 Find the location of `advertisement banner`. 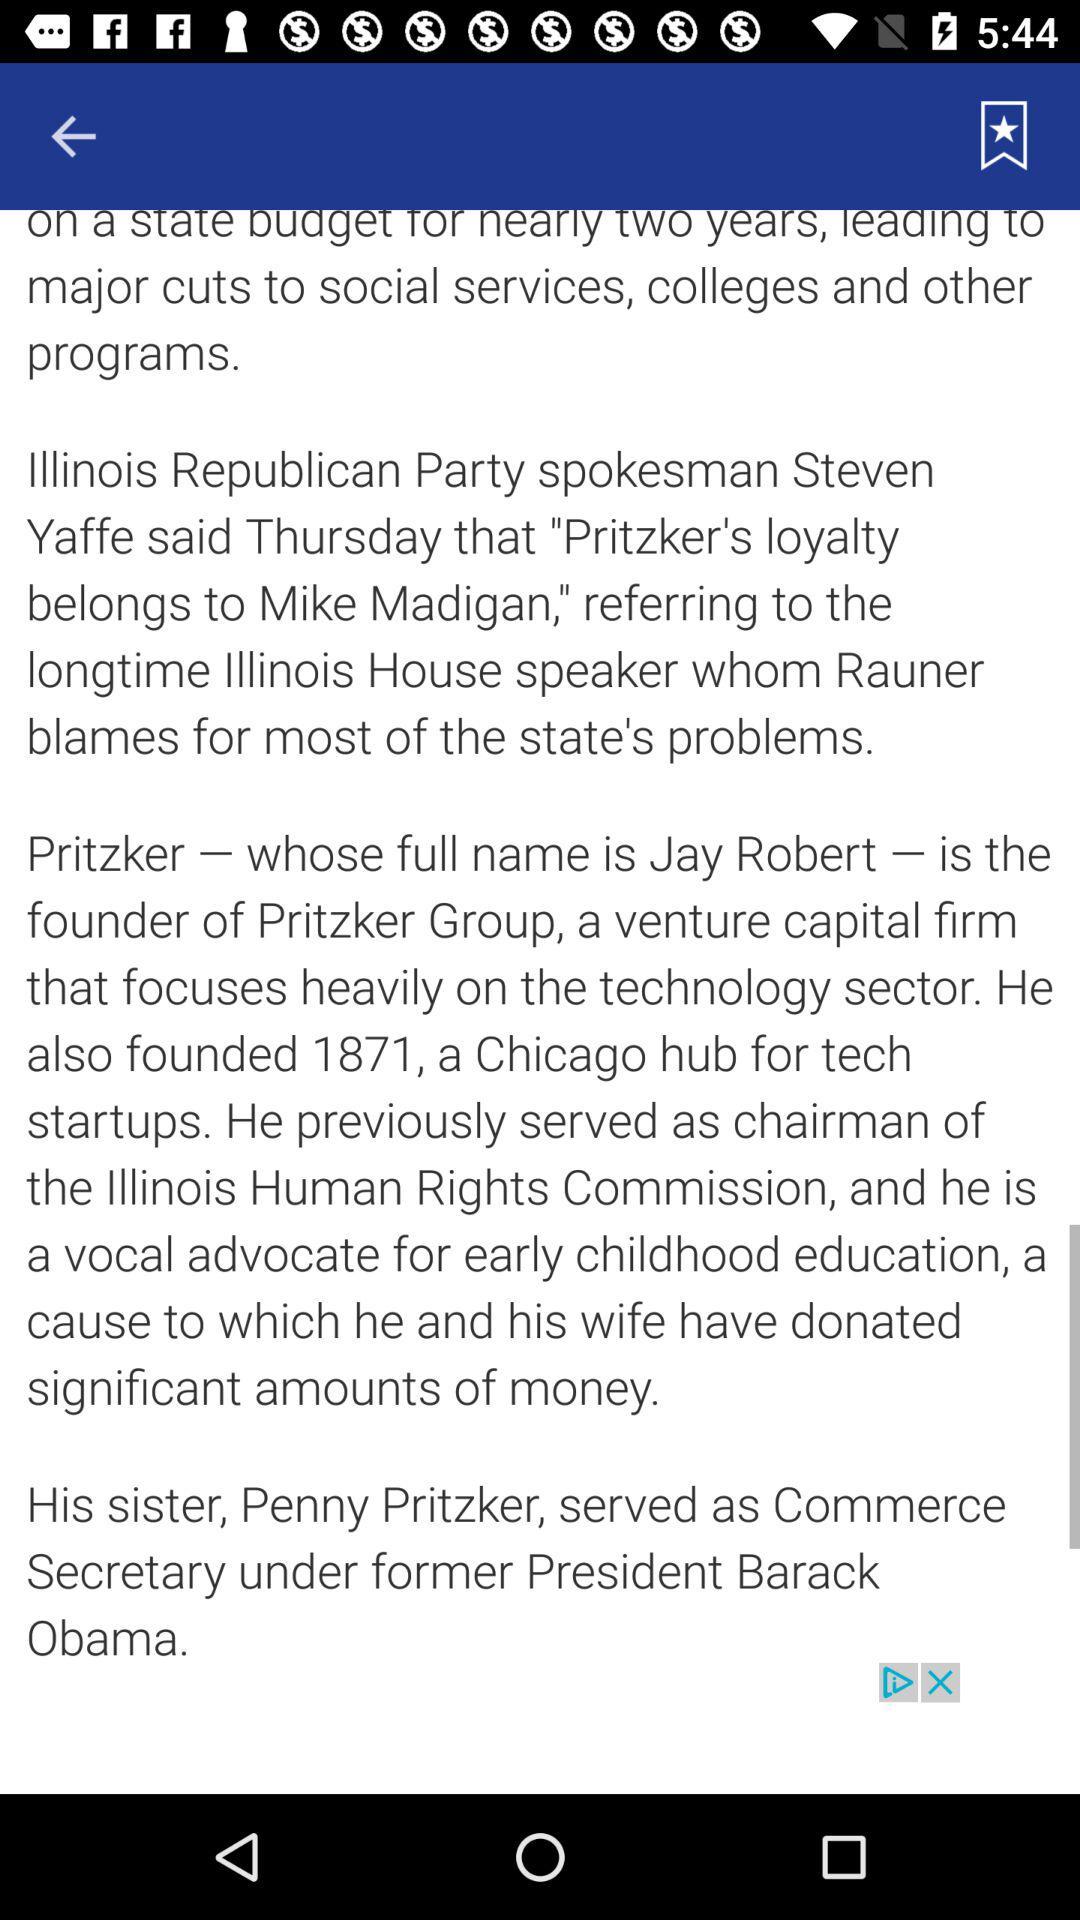

advertisement banner is located at coordinates (540, 1727).